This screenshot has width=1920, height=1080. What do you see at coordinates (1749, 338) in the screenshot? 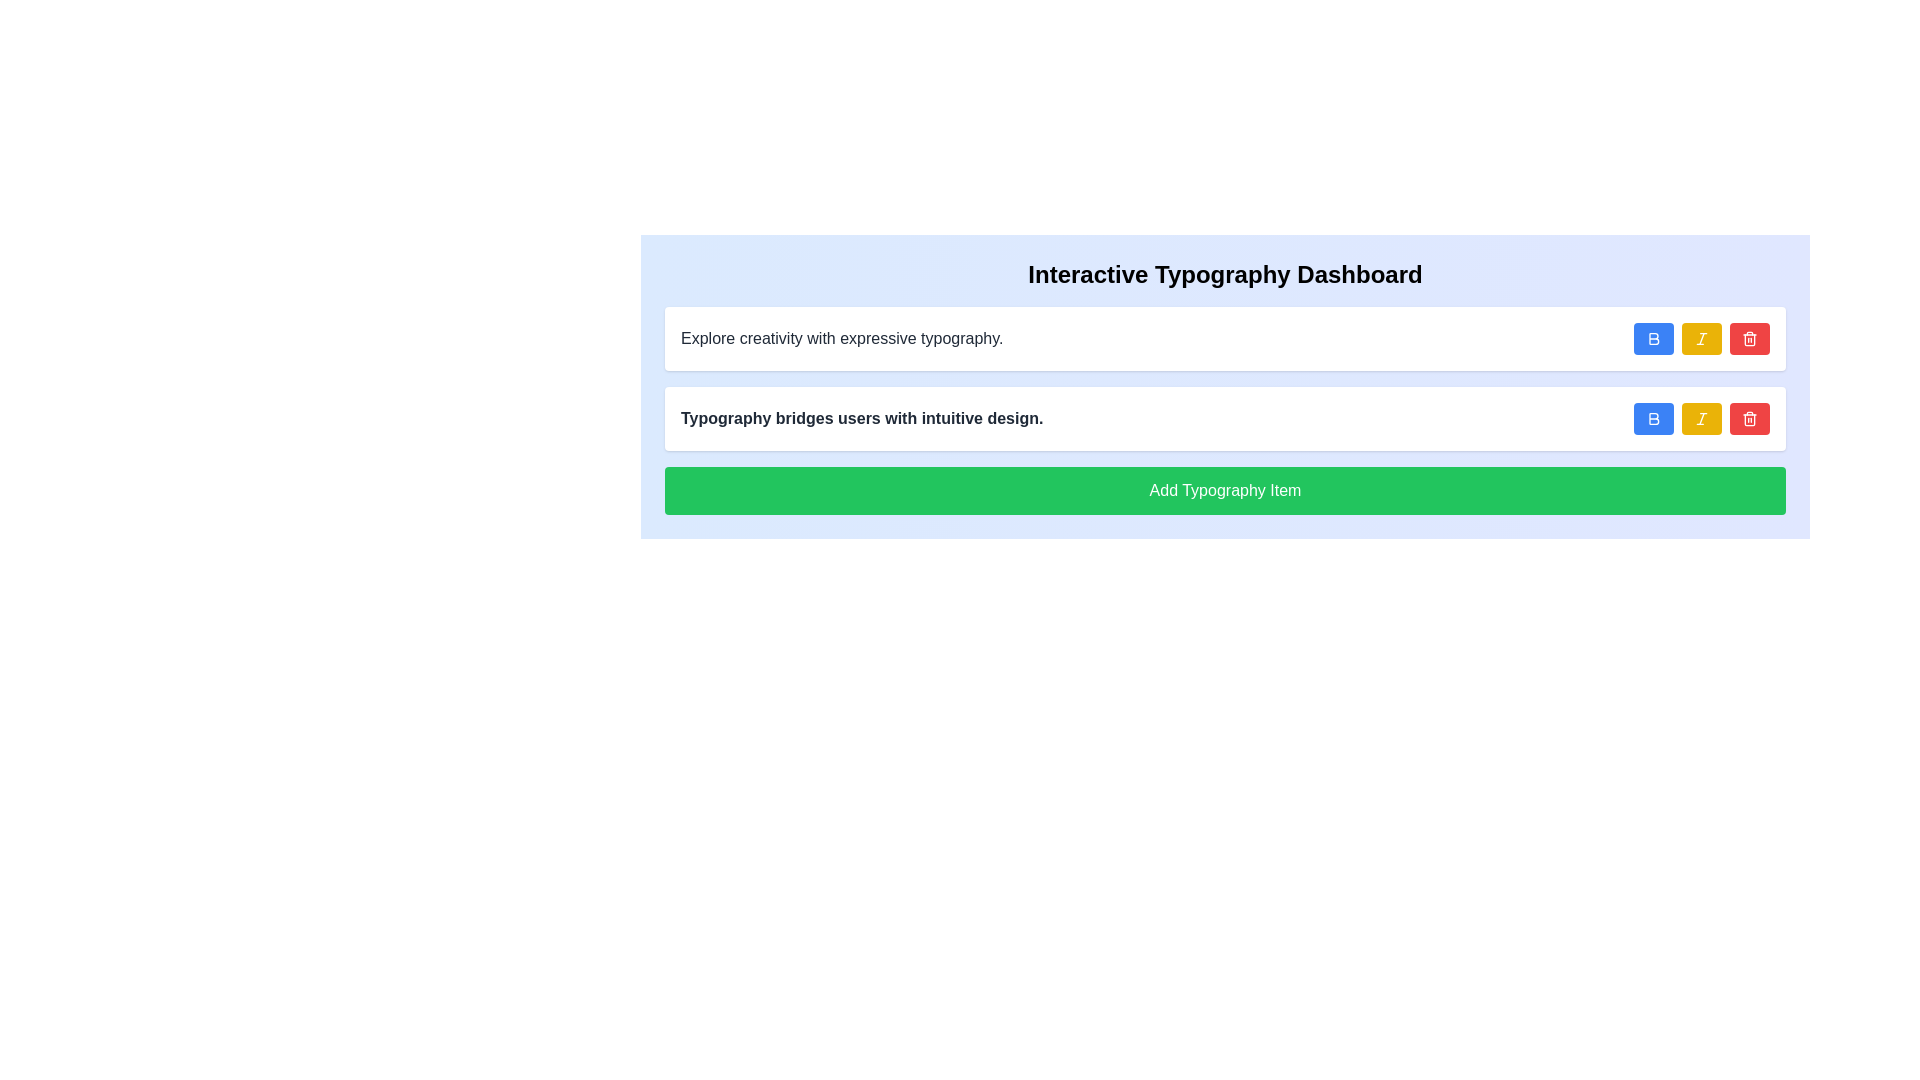
I see `the red button with a trash can icon, located to the right of the yellow italicized button and the blue bold button` at bounding box center [1749, 338].